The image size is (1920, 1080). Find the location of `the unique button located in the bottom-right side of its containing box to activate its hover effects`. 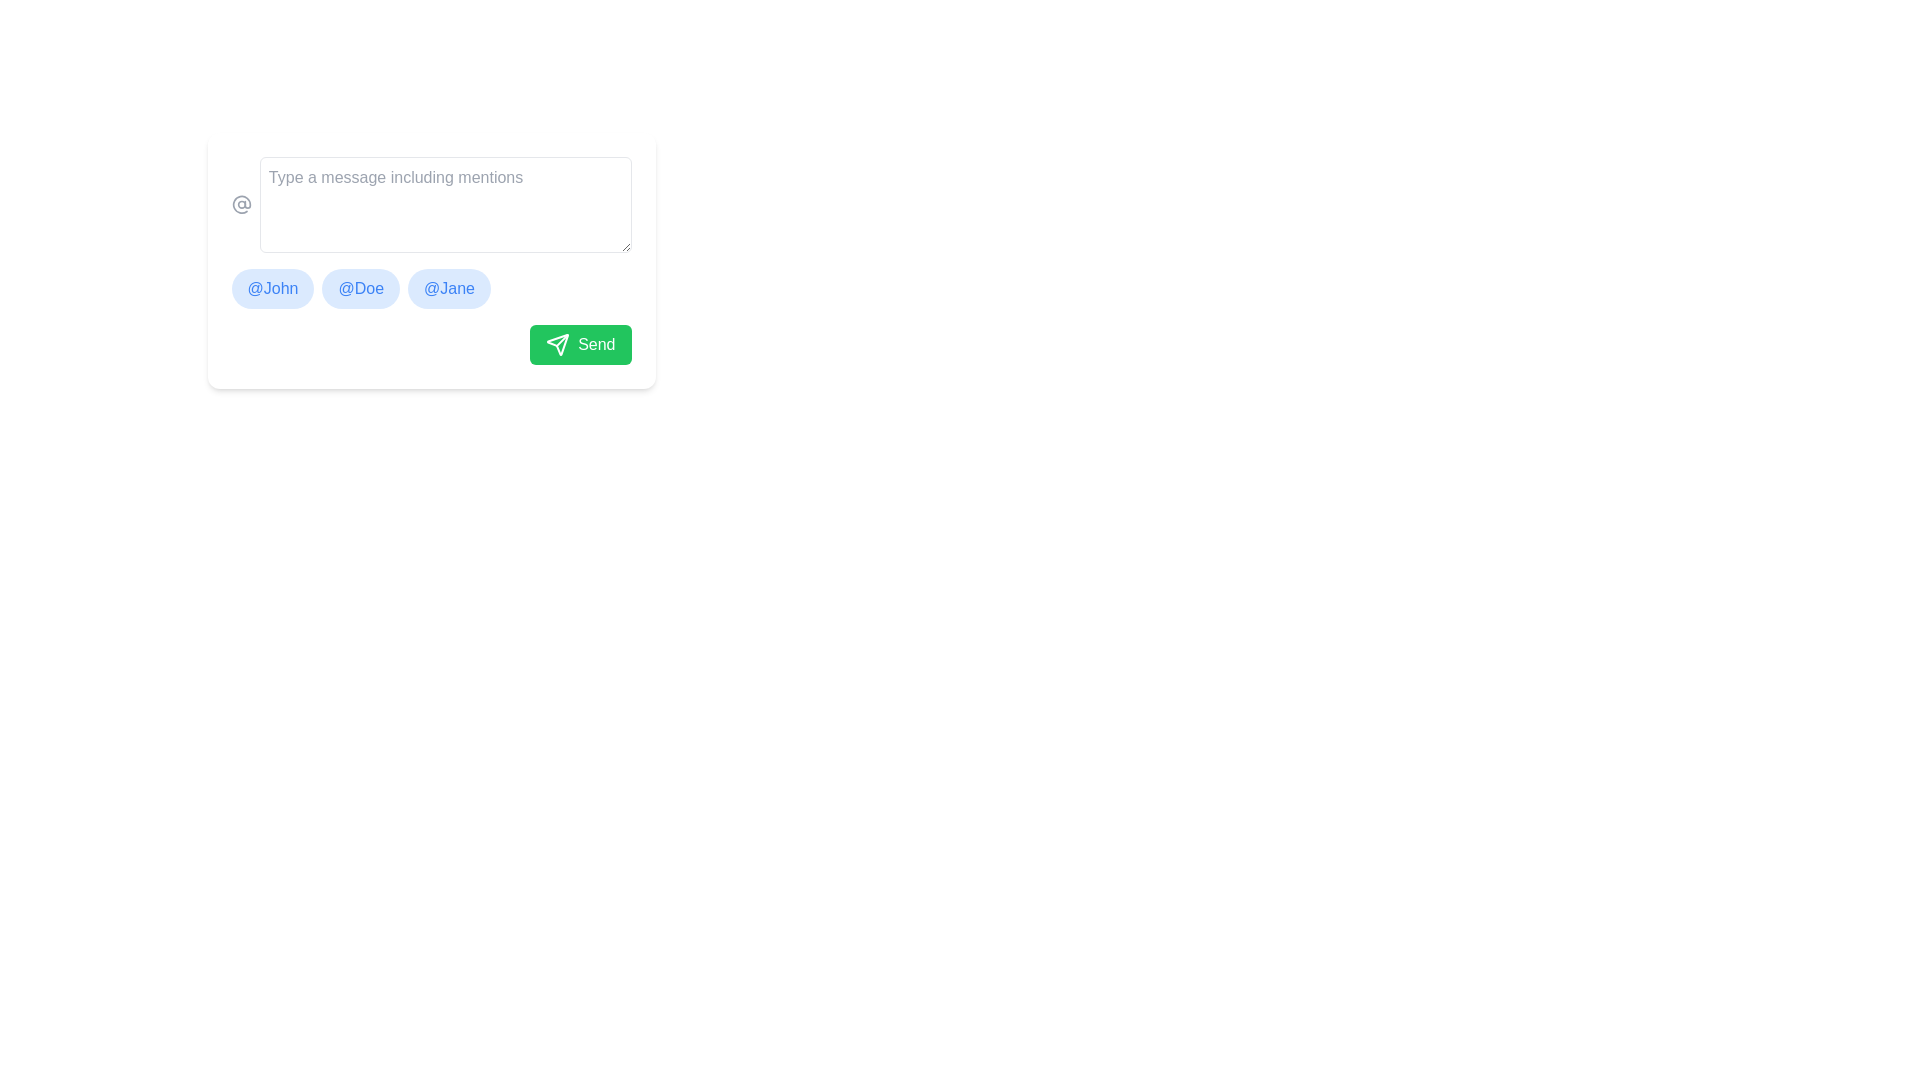

the unique button located in the bottom-right side of its containing box to activate its hover effects is located at coordinates (579, 343).